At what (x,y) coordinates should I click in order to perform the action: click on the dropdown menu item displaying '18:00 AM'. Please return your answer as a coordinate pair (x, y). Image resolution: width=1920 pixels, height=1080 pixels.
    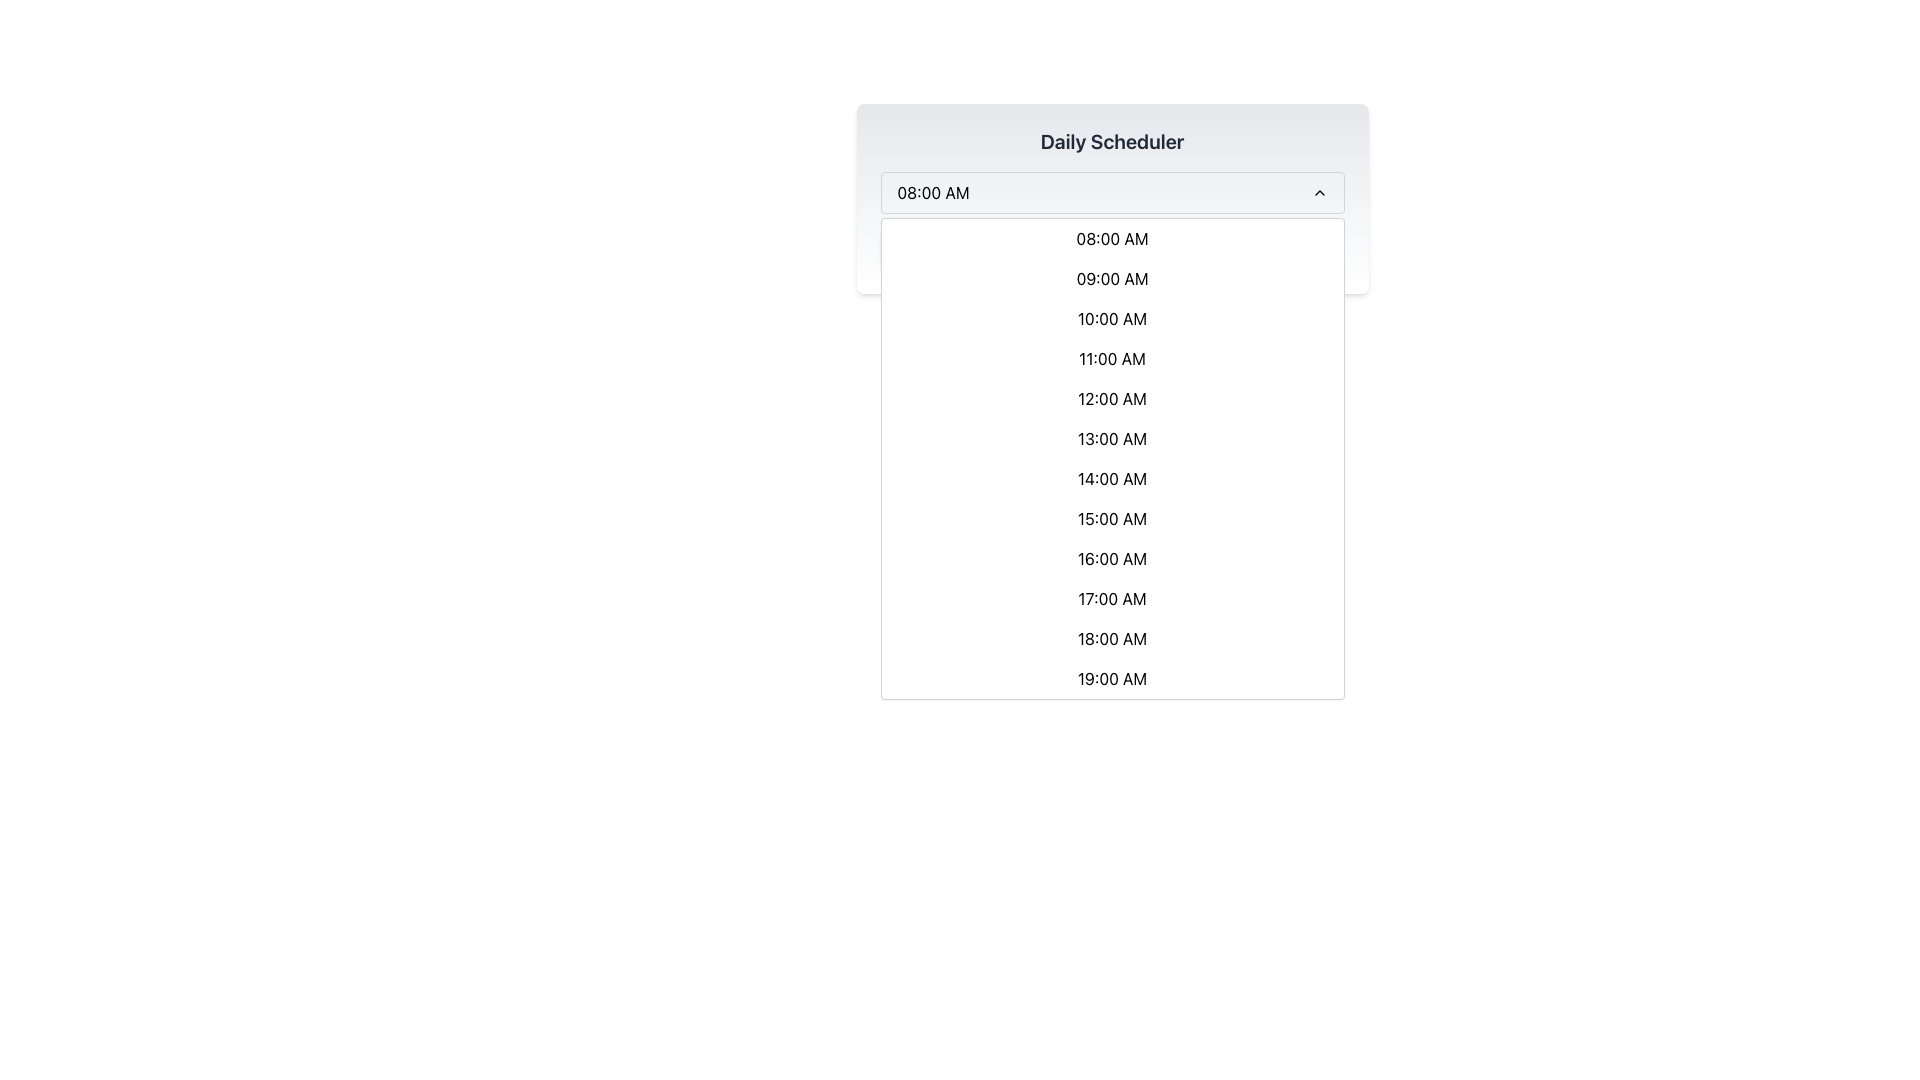
    Looking at the image, I should click on (1111, 639).